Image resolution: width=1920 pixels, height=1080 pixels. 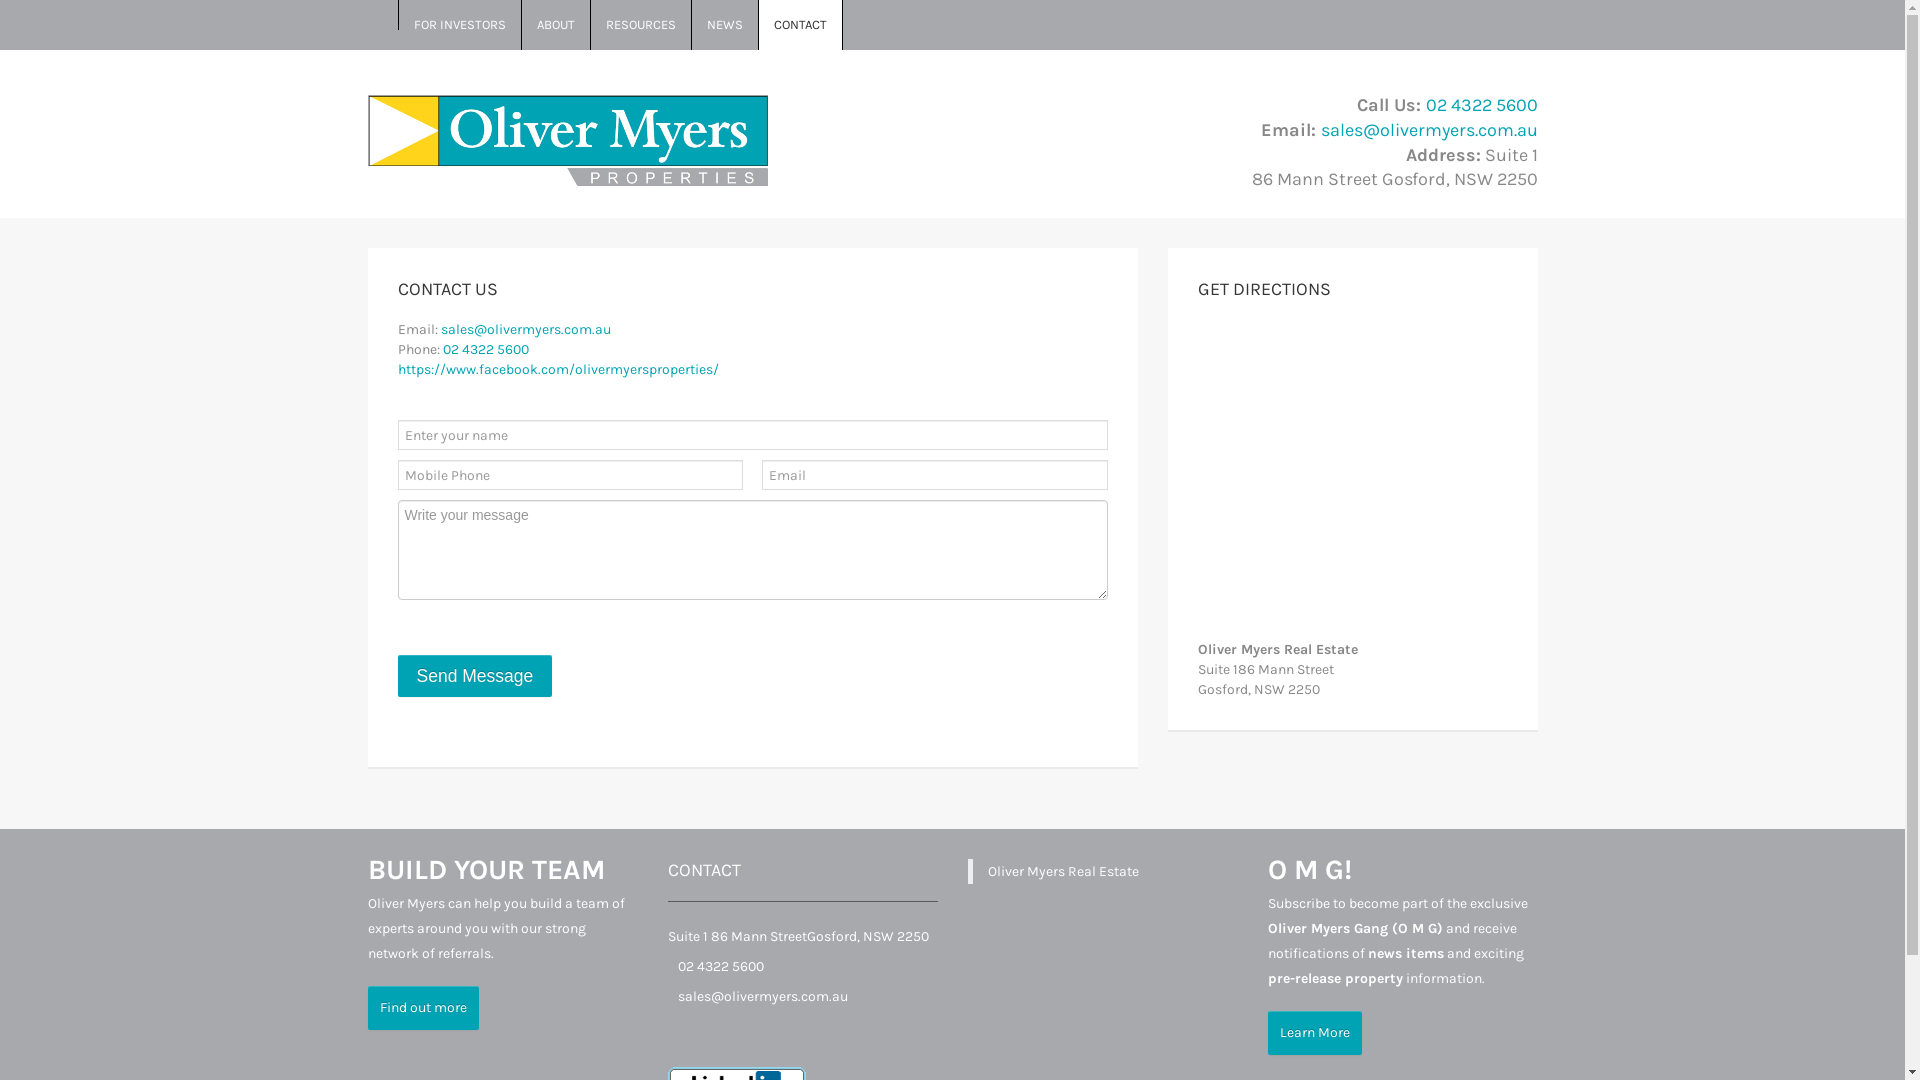 I want to click on 'ABOUT', so click(x=556, y=24).